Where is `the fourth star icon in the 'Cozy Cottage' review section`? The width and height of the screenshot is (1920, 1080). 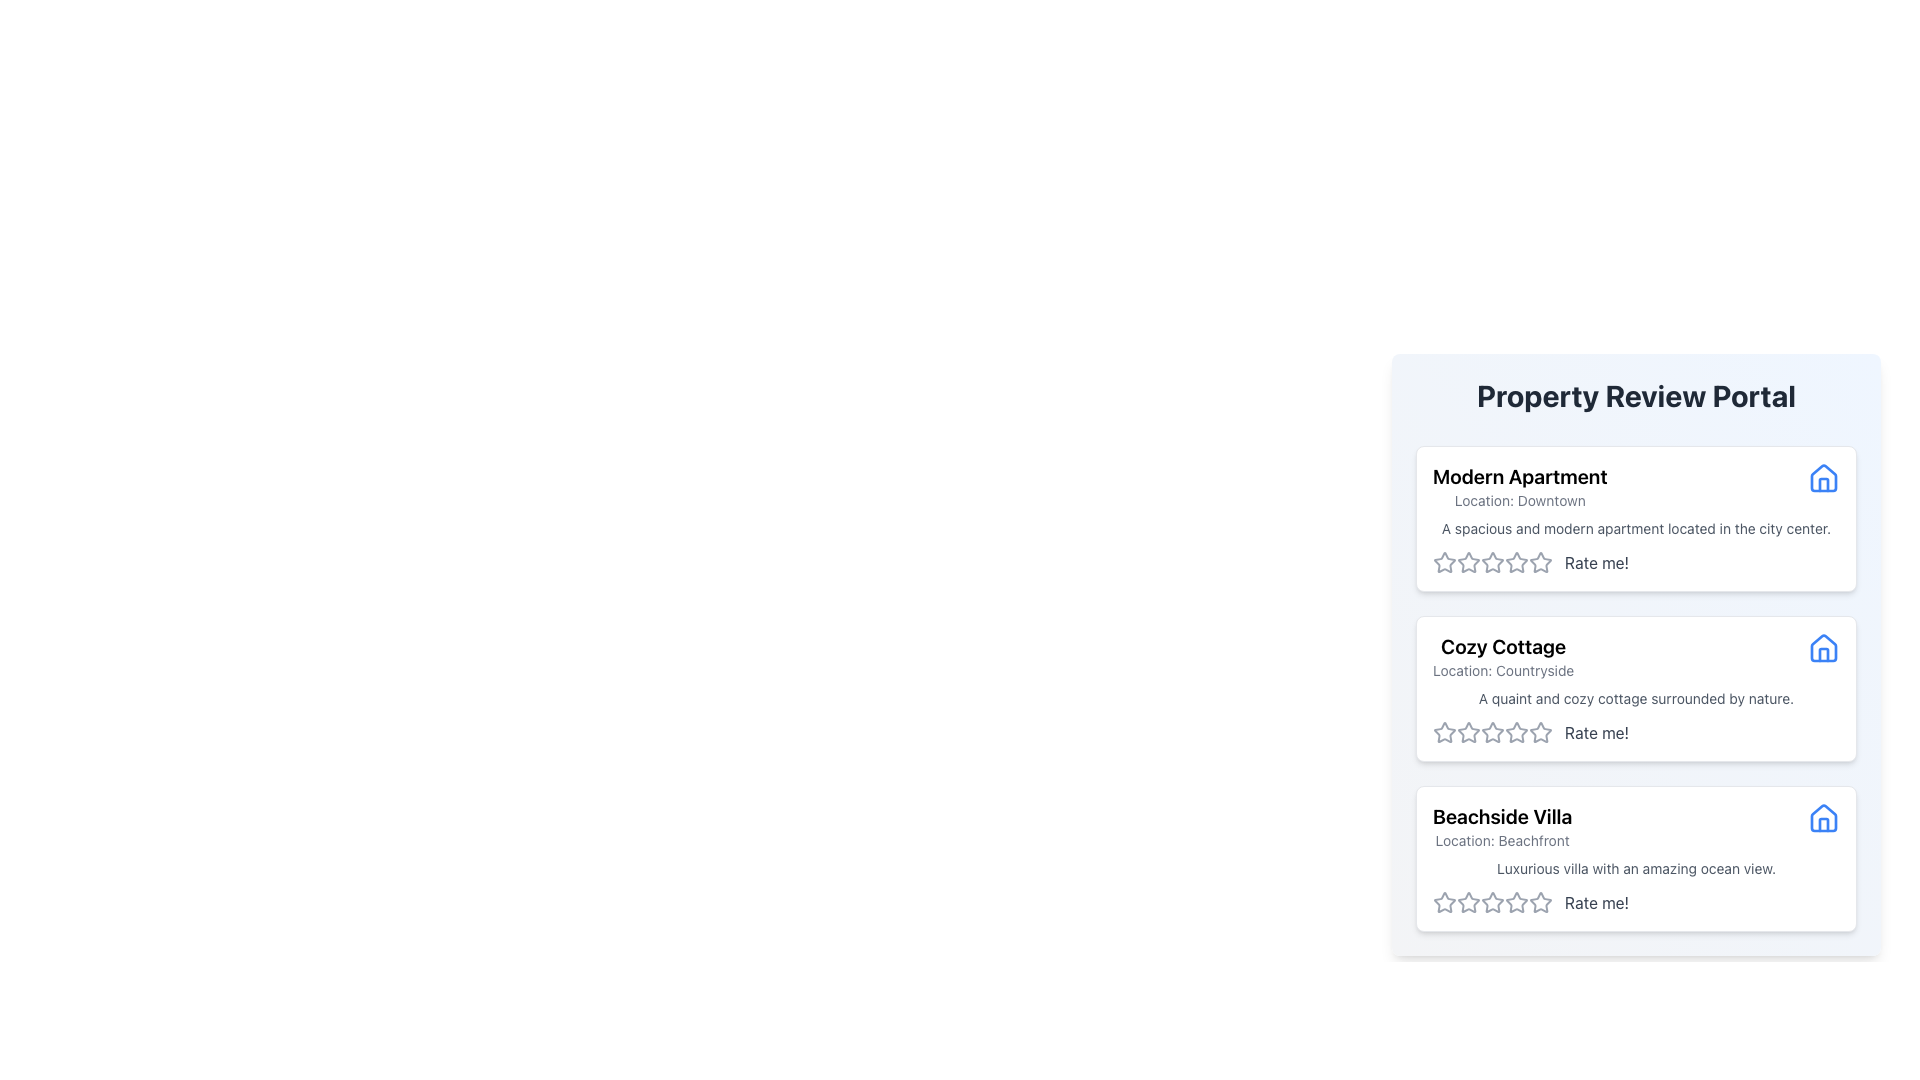 the fourth star icon in the 'Cozy Cottage' review section is located at coordinates (1539, 732).